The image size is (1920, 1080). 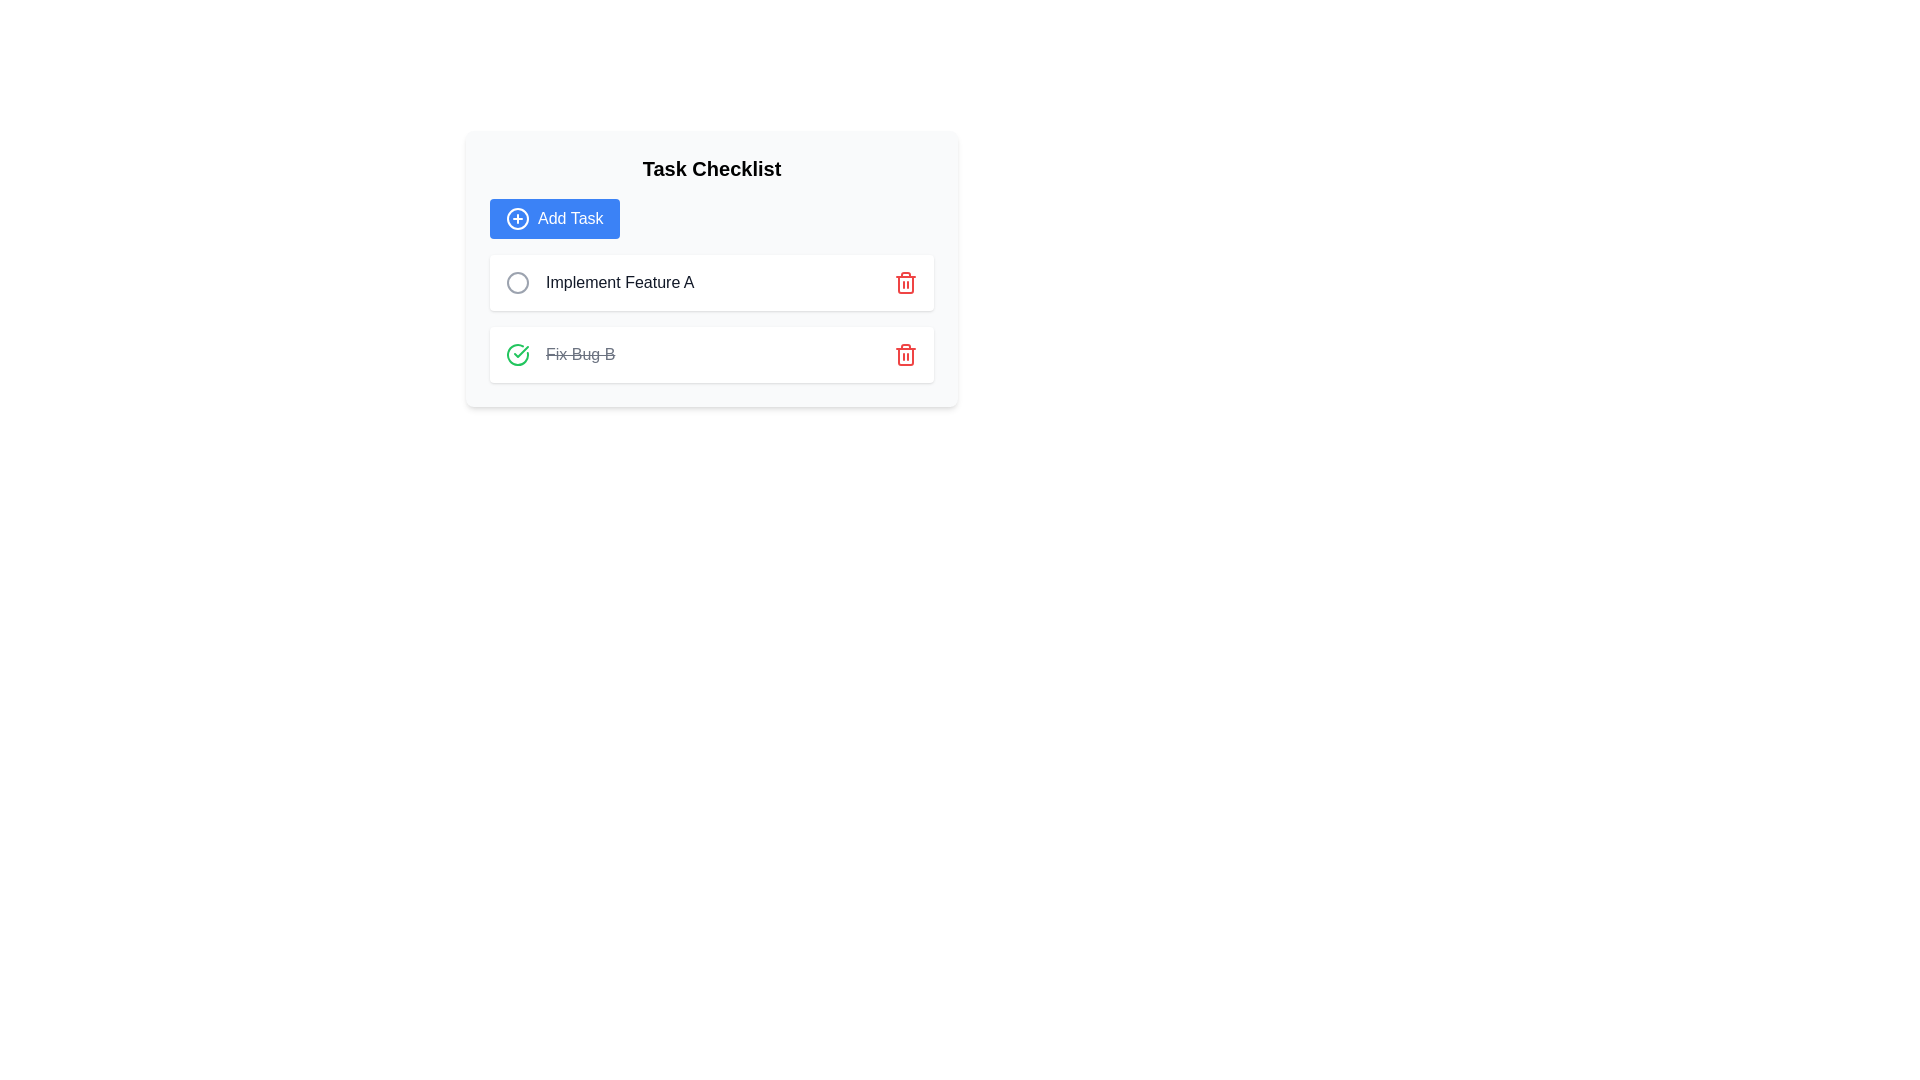 What do you see at coordinates (518, 282) in the screenshot?
I see `the small circular icon with a thin border and light gray color, which is the first icon to the left of the 'Implement Feature A' text in the task list` at bounding box center [518, 282].